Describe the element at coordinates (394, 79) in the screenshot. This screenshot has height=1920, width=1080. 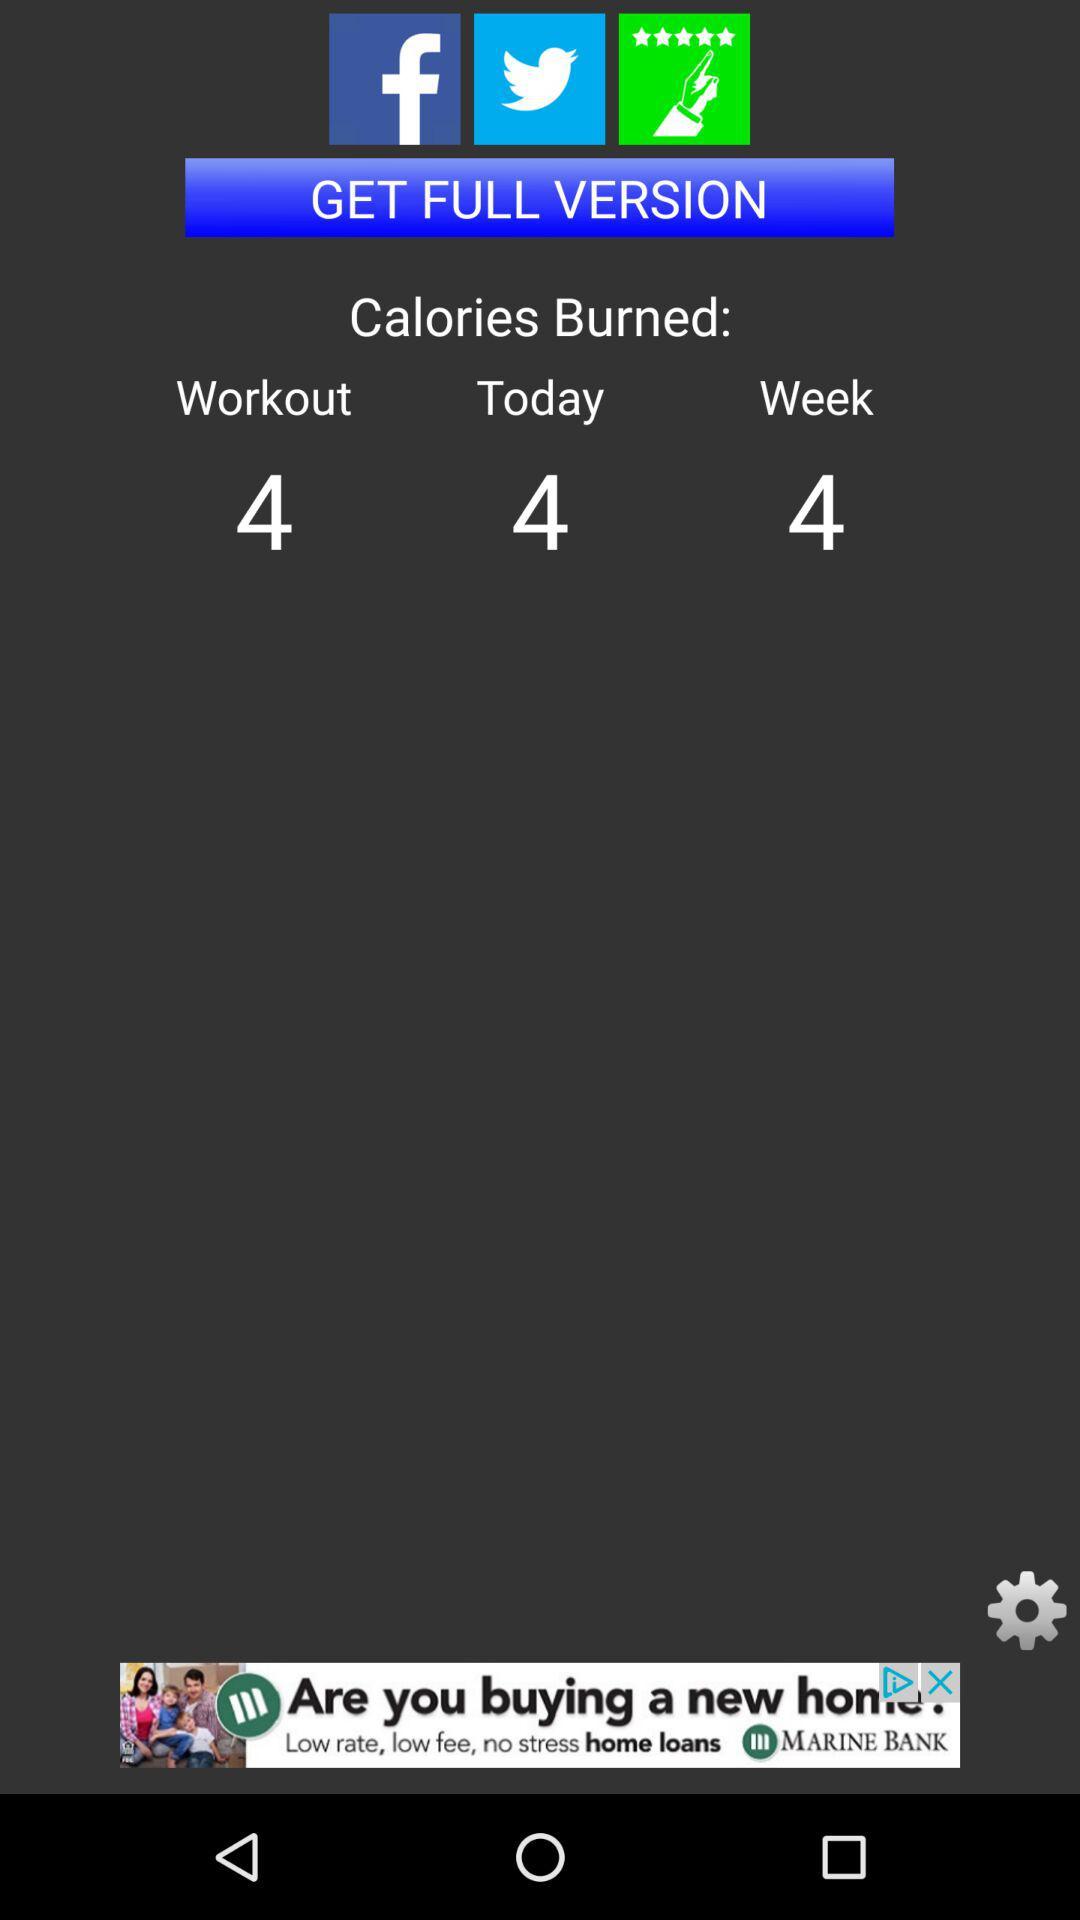
I see `share on facebook` at that location.